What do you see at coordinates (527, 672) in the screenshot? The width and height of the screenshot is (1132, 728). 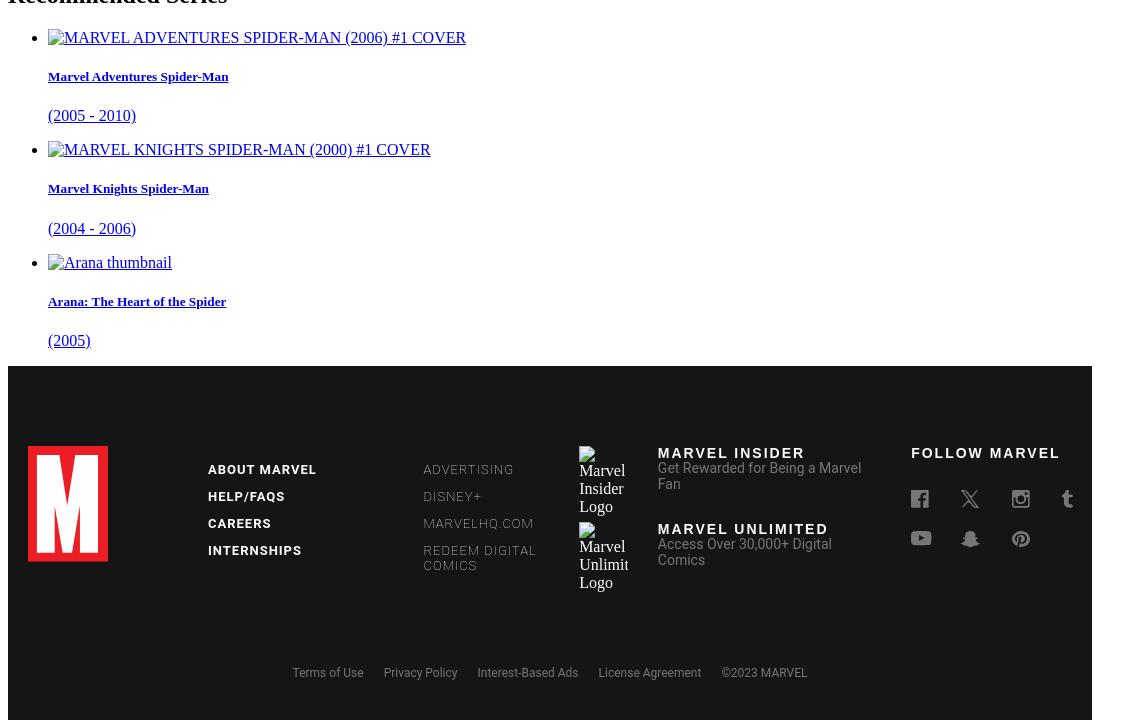 I see `'Interest-Based Ads'` at bounding box center [527, 672].